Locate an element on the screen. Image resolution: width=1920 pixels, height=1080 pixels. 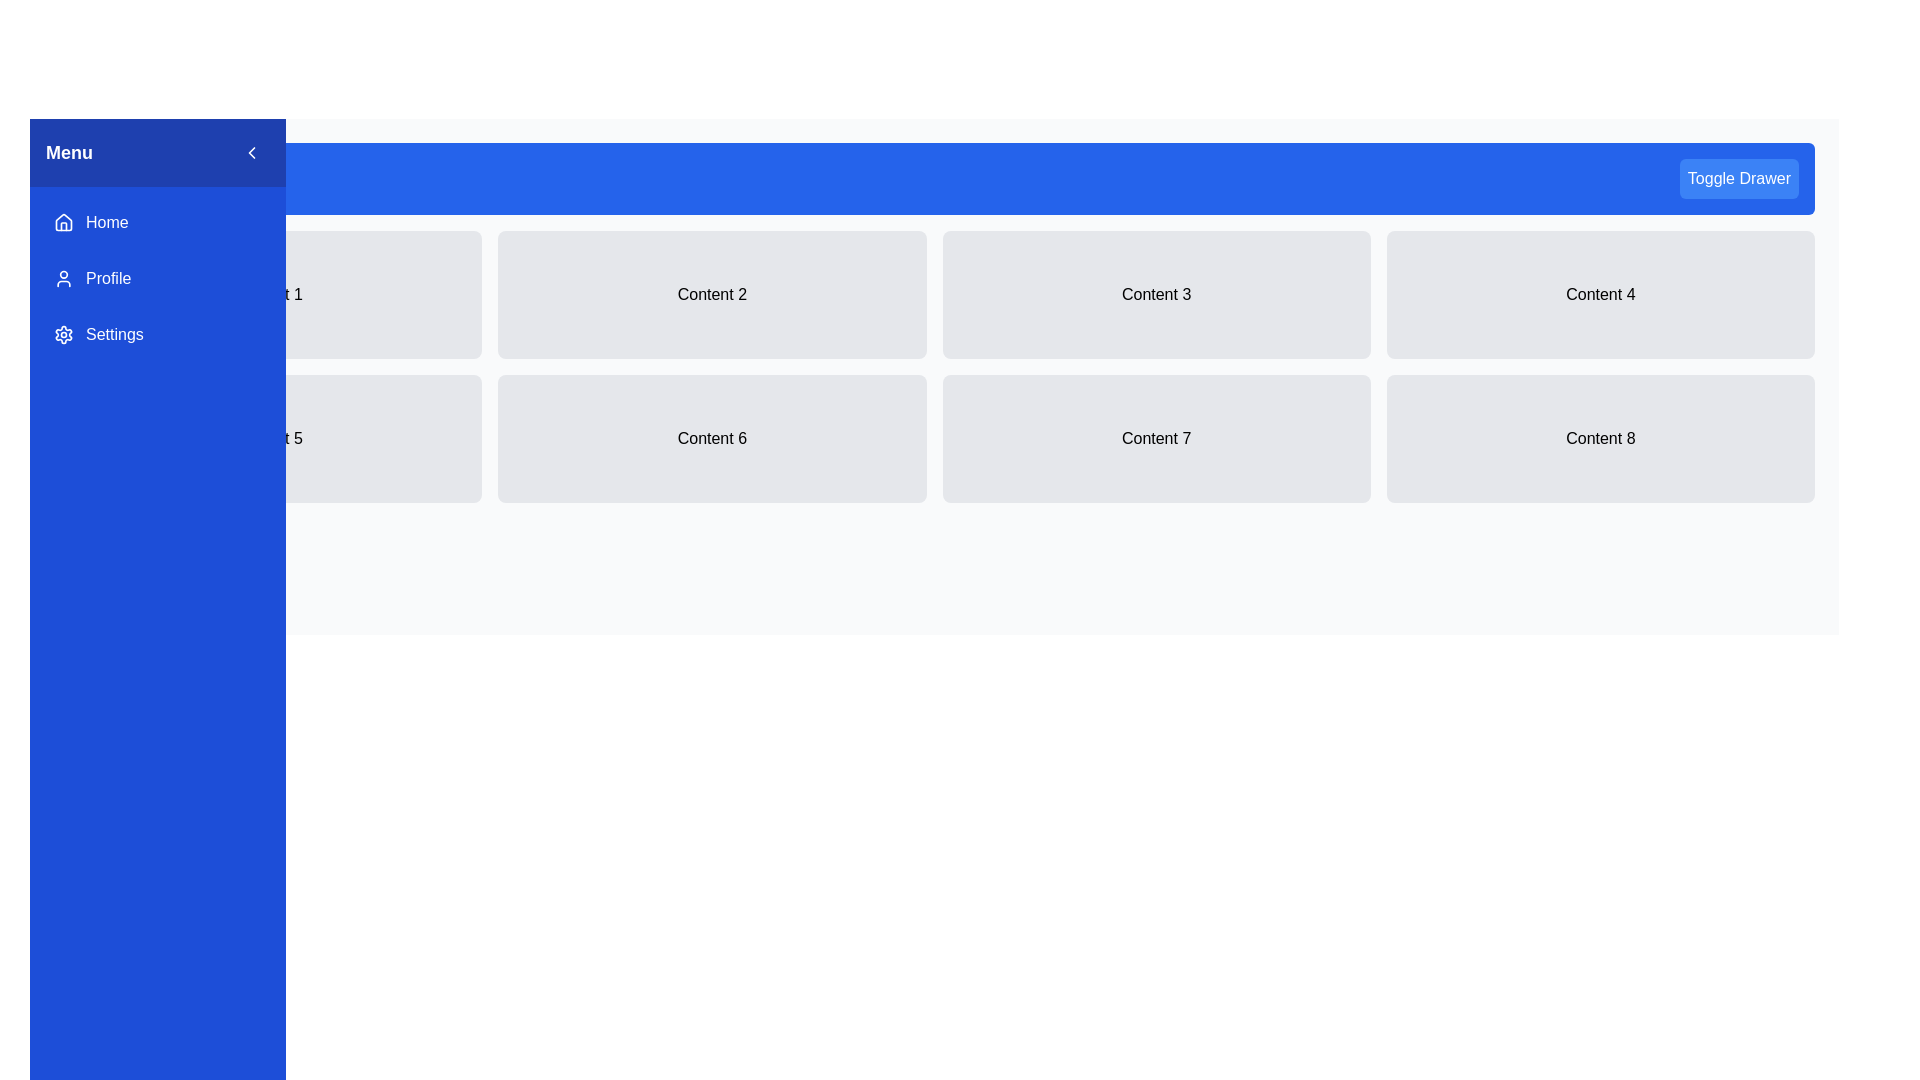
the graphical details of the house icon in the left sidebar menu, which is styled in blue and white and represents the home or main page is located at coordinates (63, 222).